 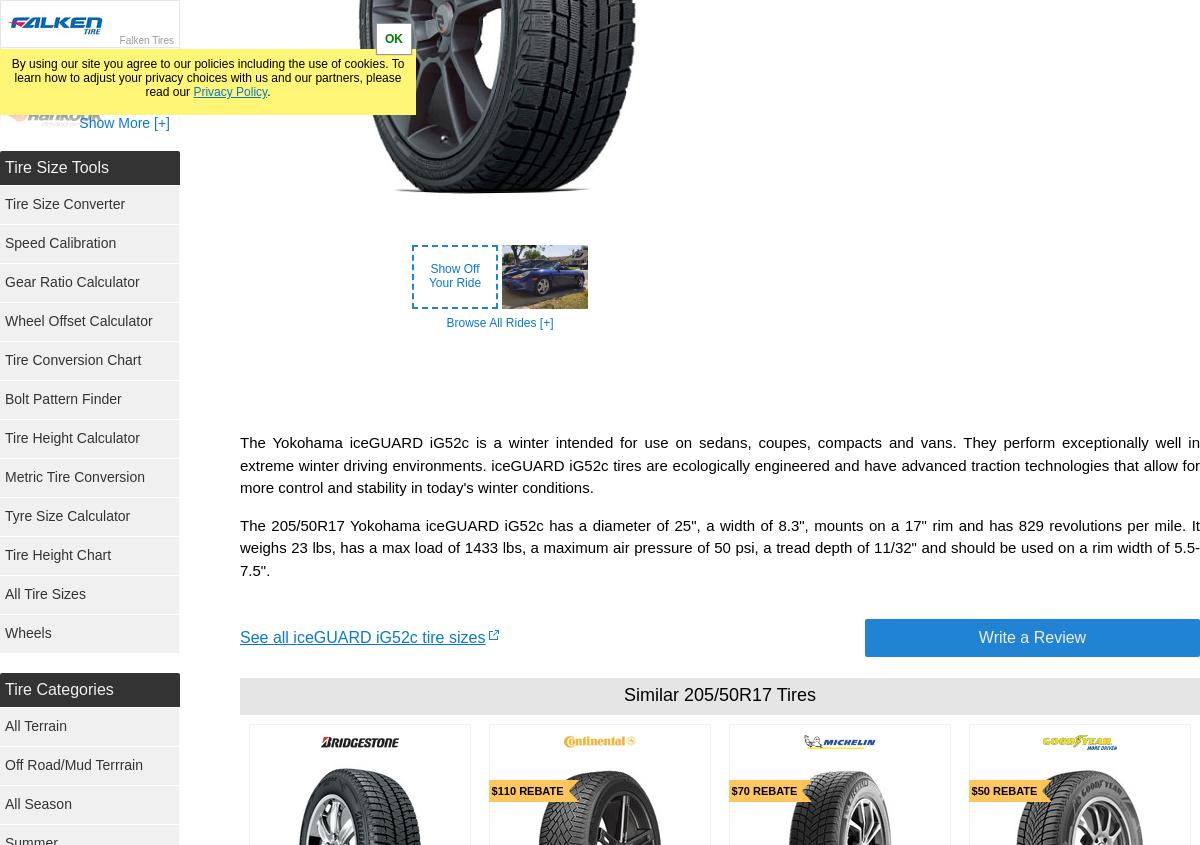 What do you see at coordinates (239, 465) in the screenshot?
I see `'The Yokohama iceGUARD iG52c is a winter intended for use on sedans, coupes, compacts and vans. They perform exceptionally well in extreme winter driving environments. iceGUARD iG52c tires are ecologically engineered and have advanced traction technologies that allow for more control and stability in today's winter conditions.'` at bounding box center [239, 465].